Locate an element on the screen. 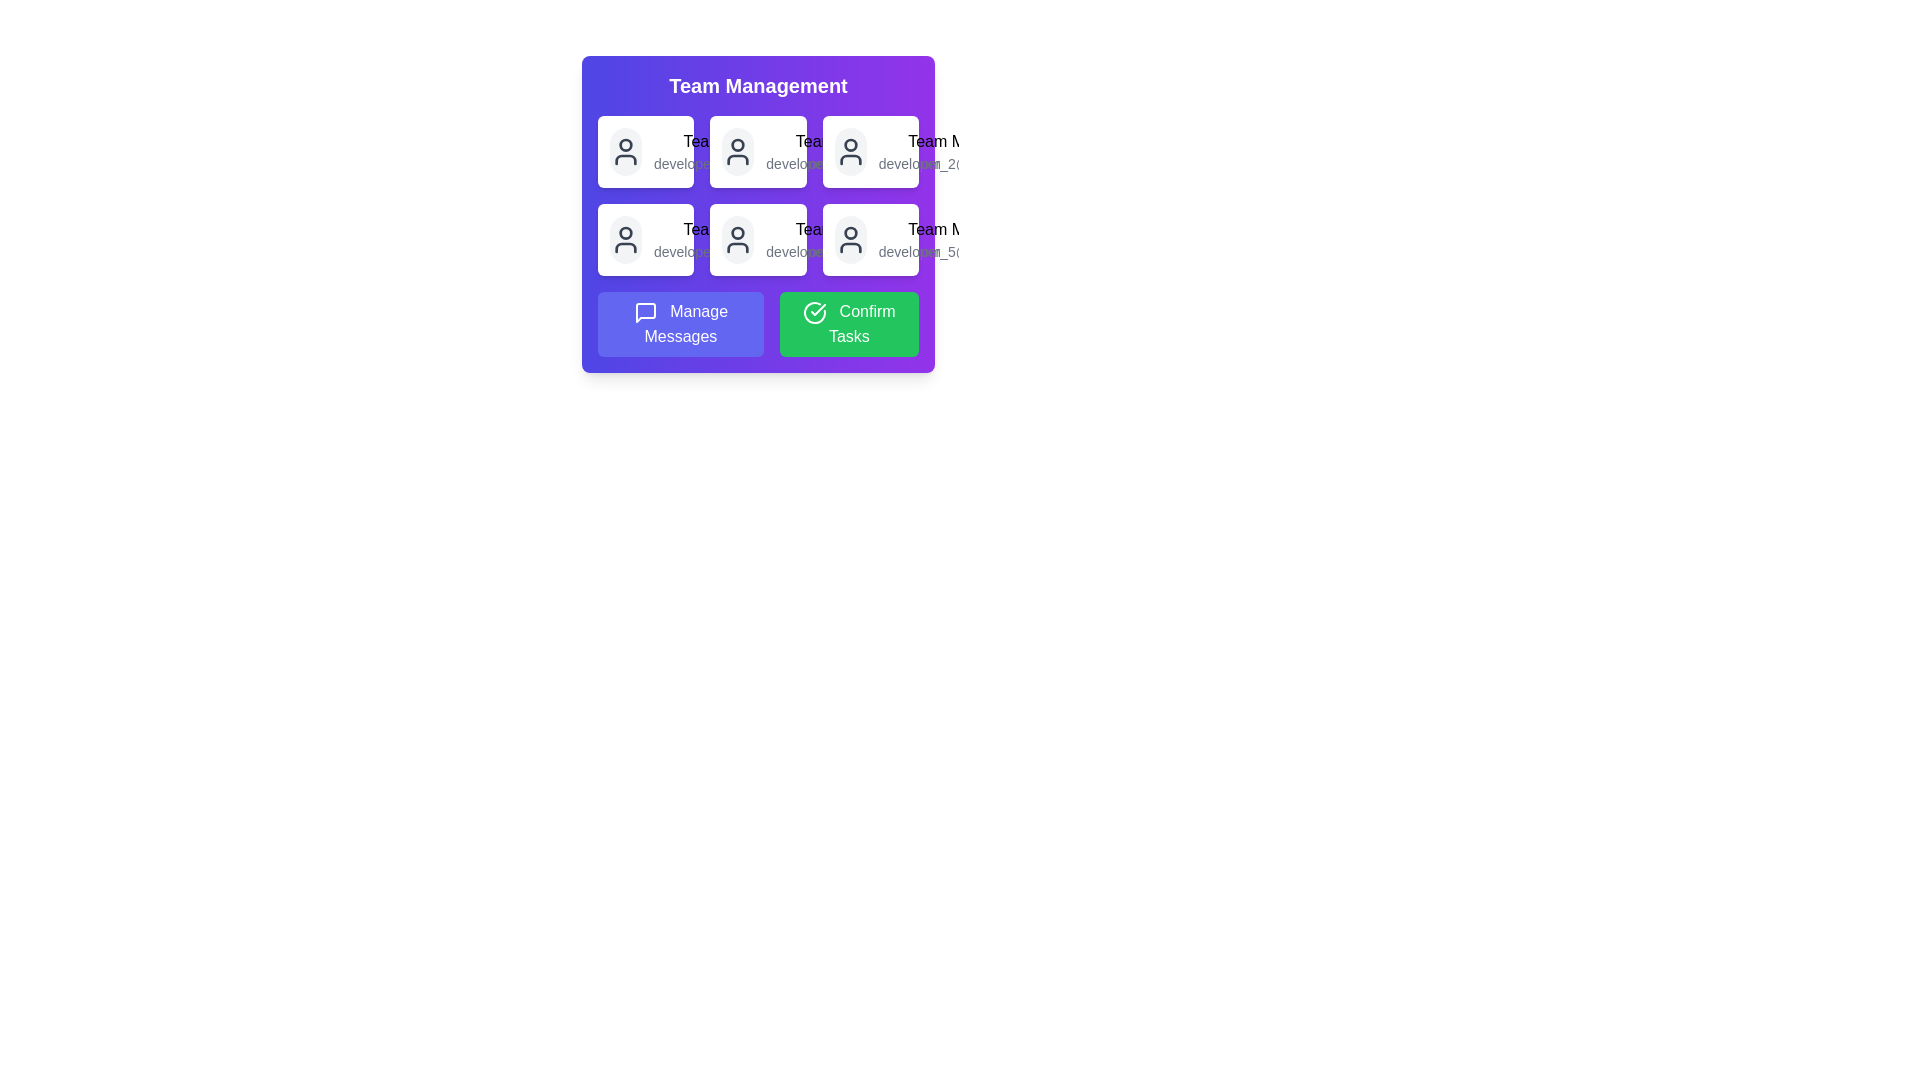 Image resolution: width=1920 pixels, height=1080 pixels. 'Manage Messages' icon located to the left of the button in the Team Management interface is located at coordinates (645, 312).